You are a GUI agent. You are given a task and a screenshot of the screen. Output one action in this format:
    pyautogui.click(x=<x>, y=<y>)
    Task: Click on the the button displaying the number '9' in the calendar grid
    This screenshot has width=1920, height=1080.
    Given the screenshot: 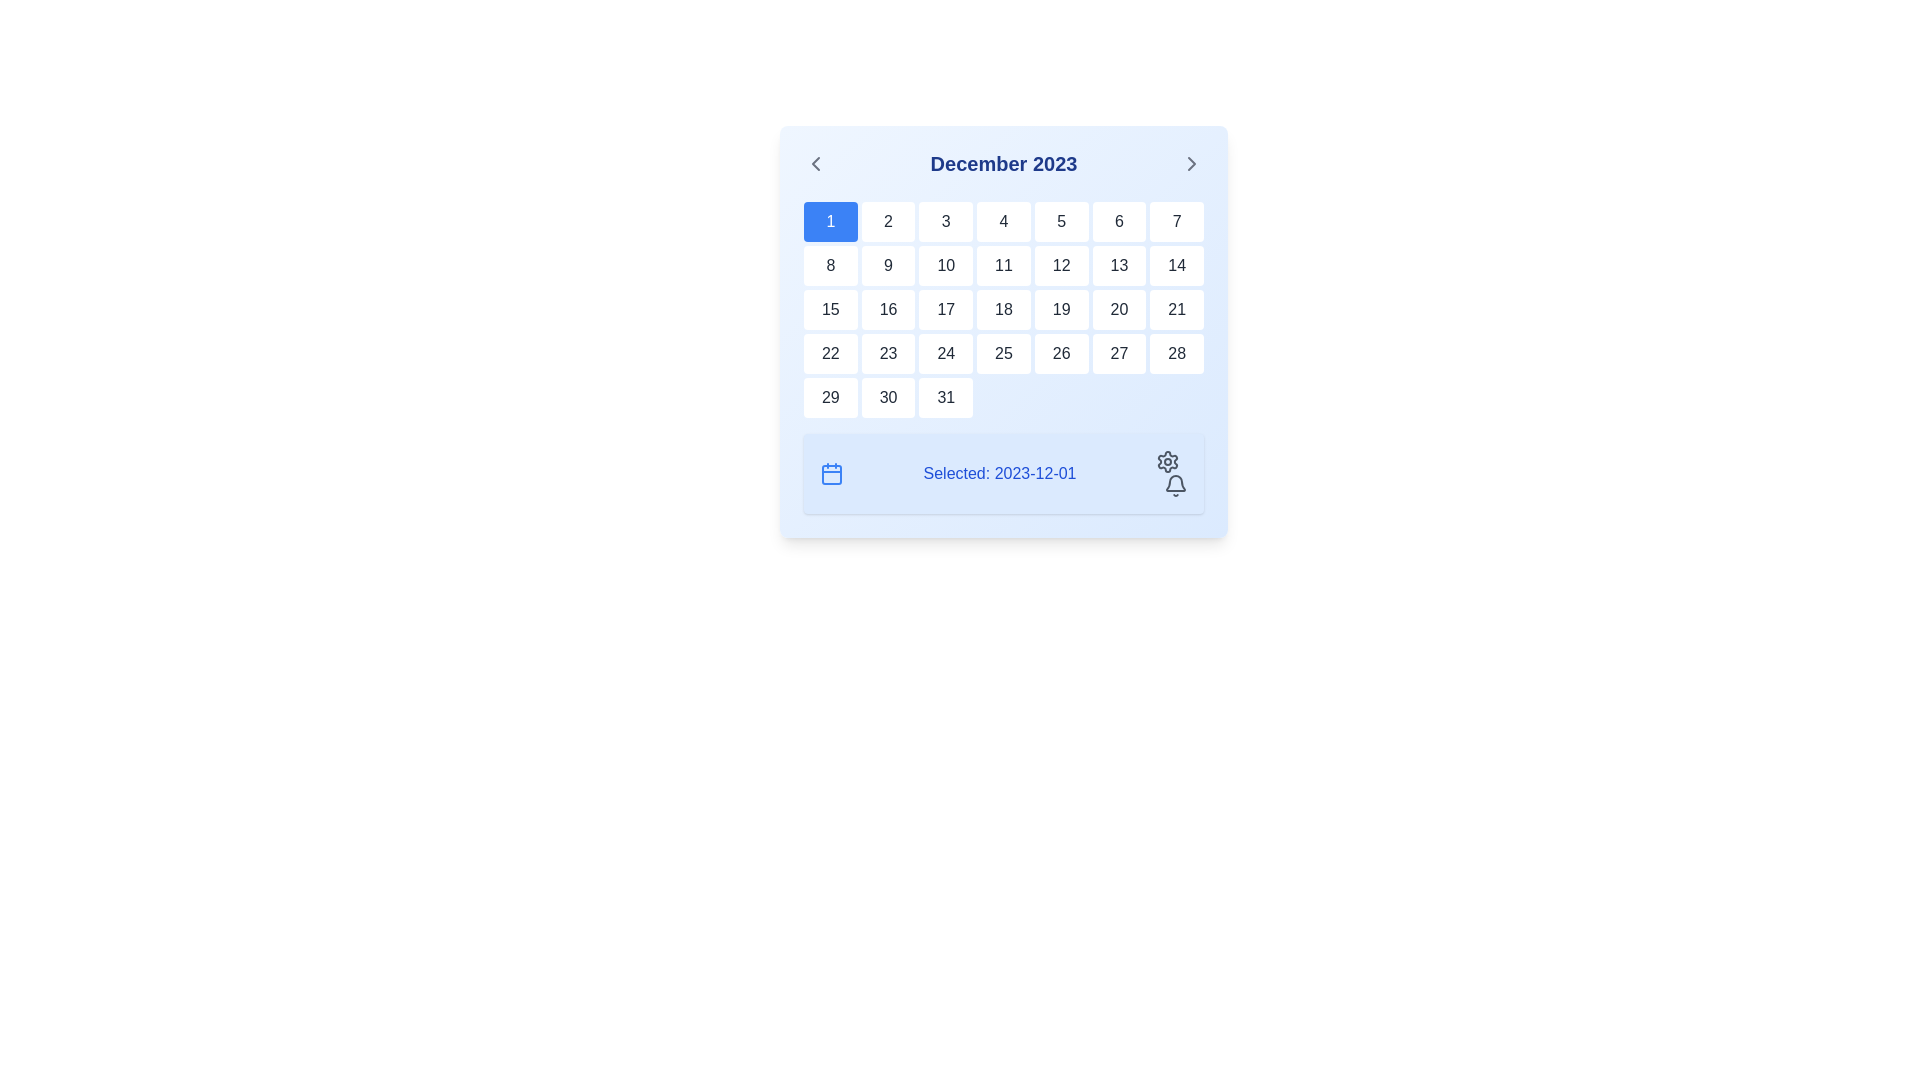 What is the action you would take?
    pyautogui.click(x=887, y=265)
    